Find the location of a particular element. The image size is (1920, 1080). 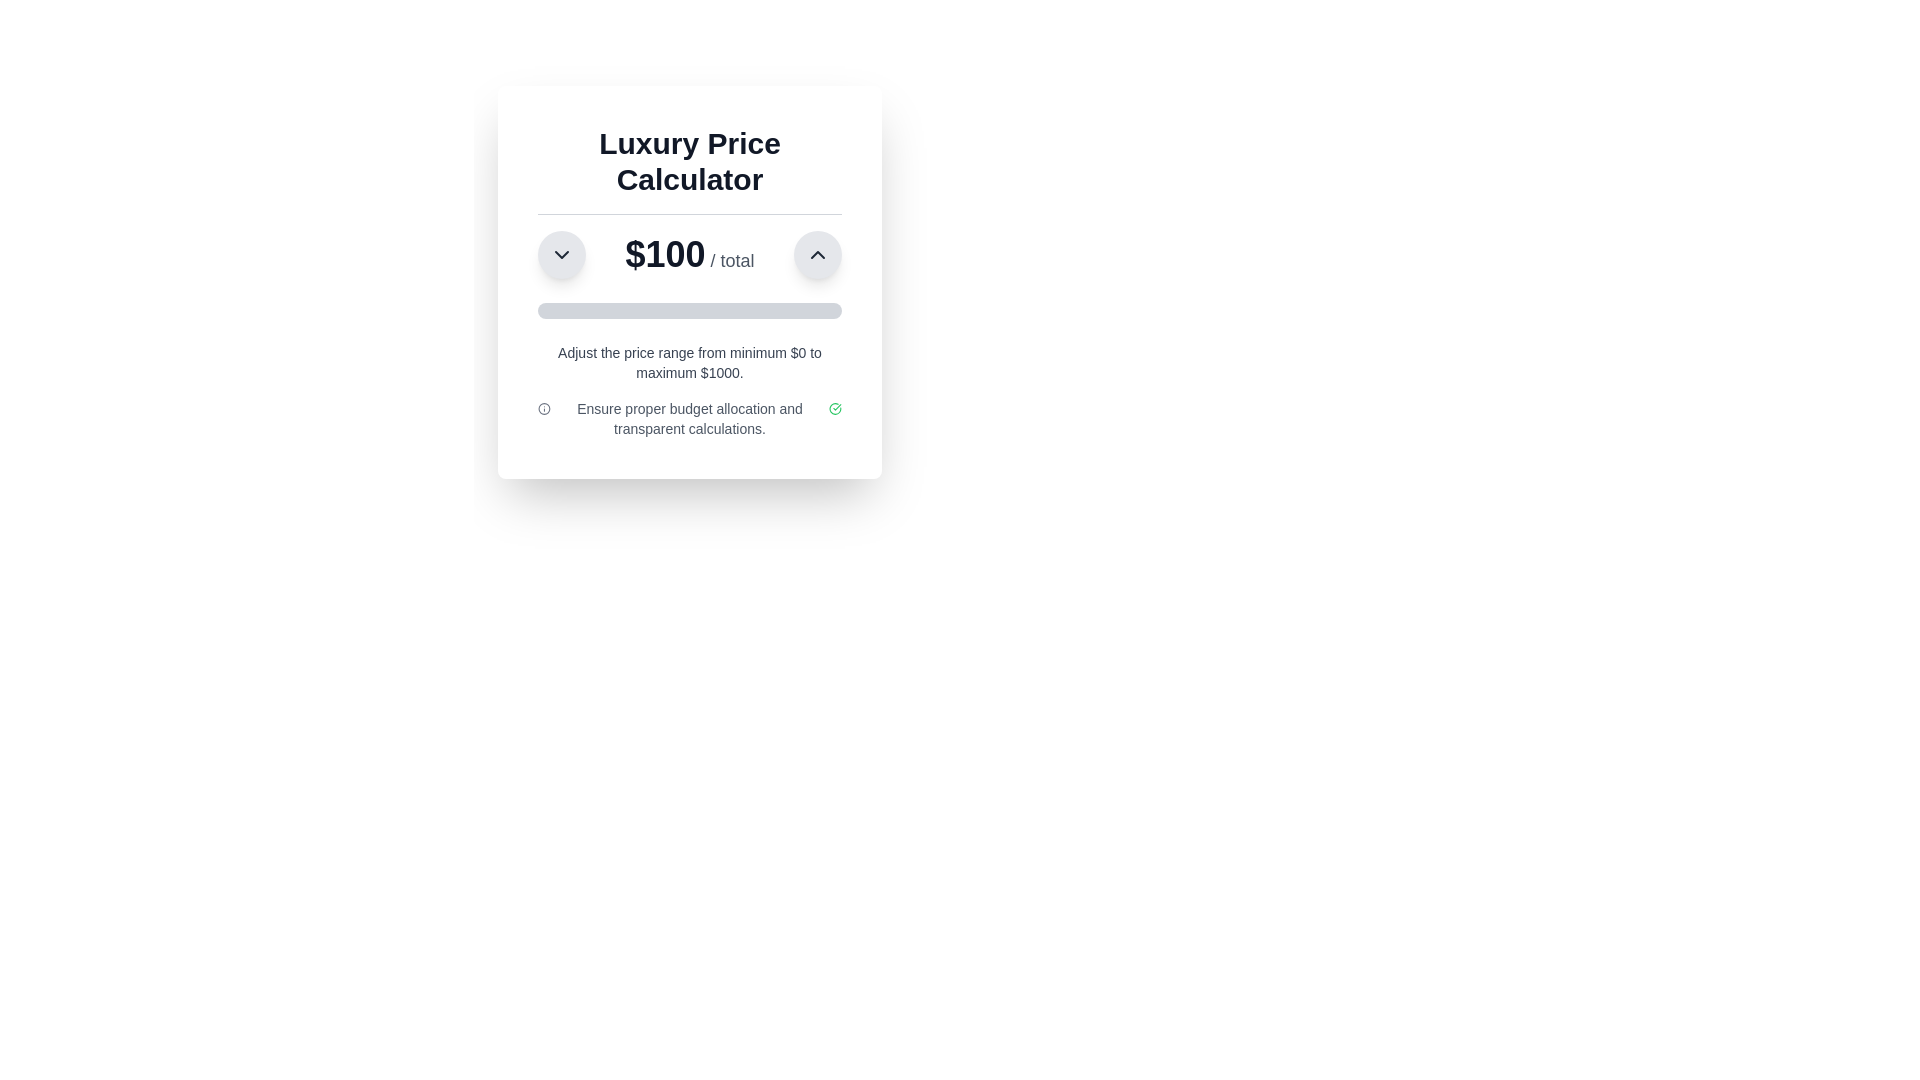

the horizontal progress bar with rounded edges, filled with gold, located below the '$100 / total' text and above the label 'Adjust the price range from minimum $0 to maximum $1000.' in the 'Luxury Price Calculator' card is located at coordinates (690, 311).